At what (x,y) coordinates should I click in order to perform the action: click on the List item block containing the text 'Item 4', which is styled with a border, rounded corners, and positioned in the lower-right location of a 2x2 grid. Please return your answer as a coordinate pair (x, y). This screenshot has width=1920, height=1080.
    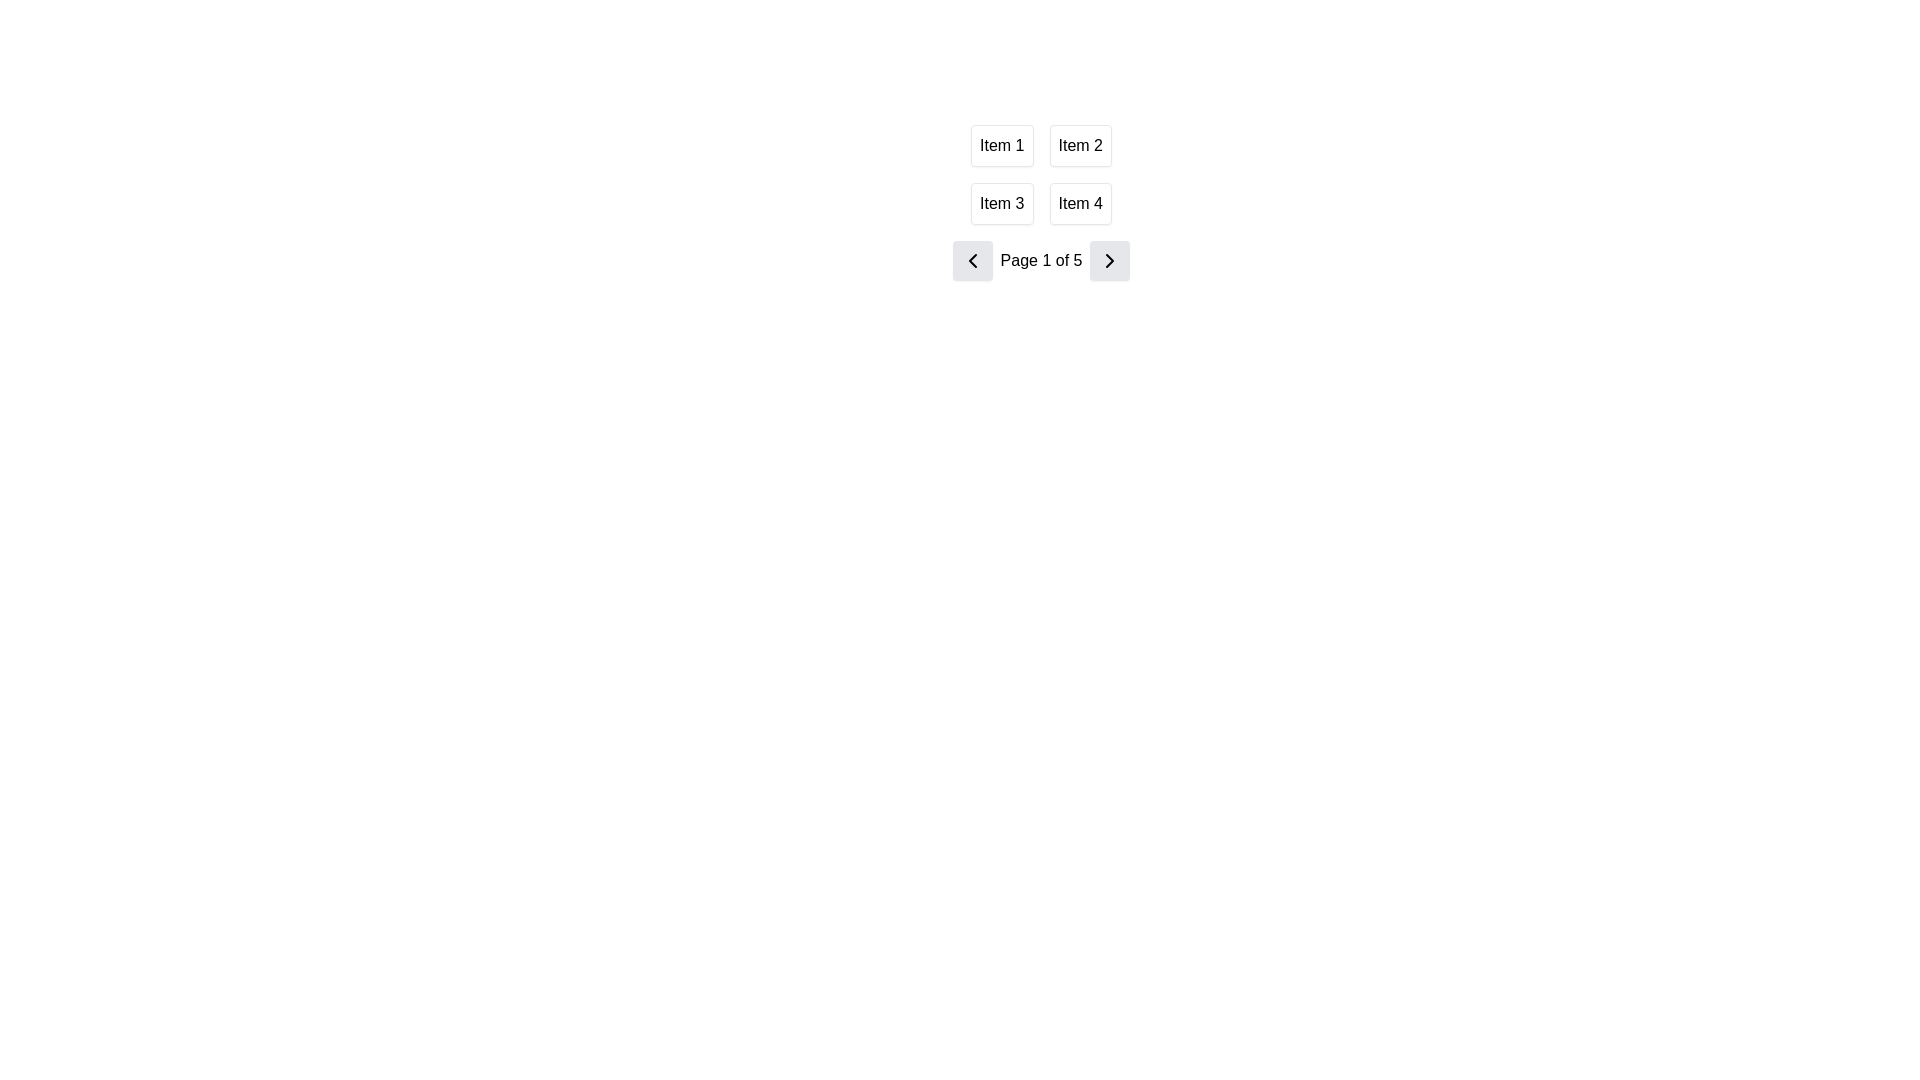
    Looking at the image, I should click on (1079, 204).